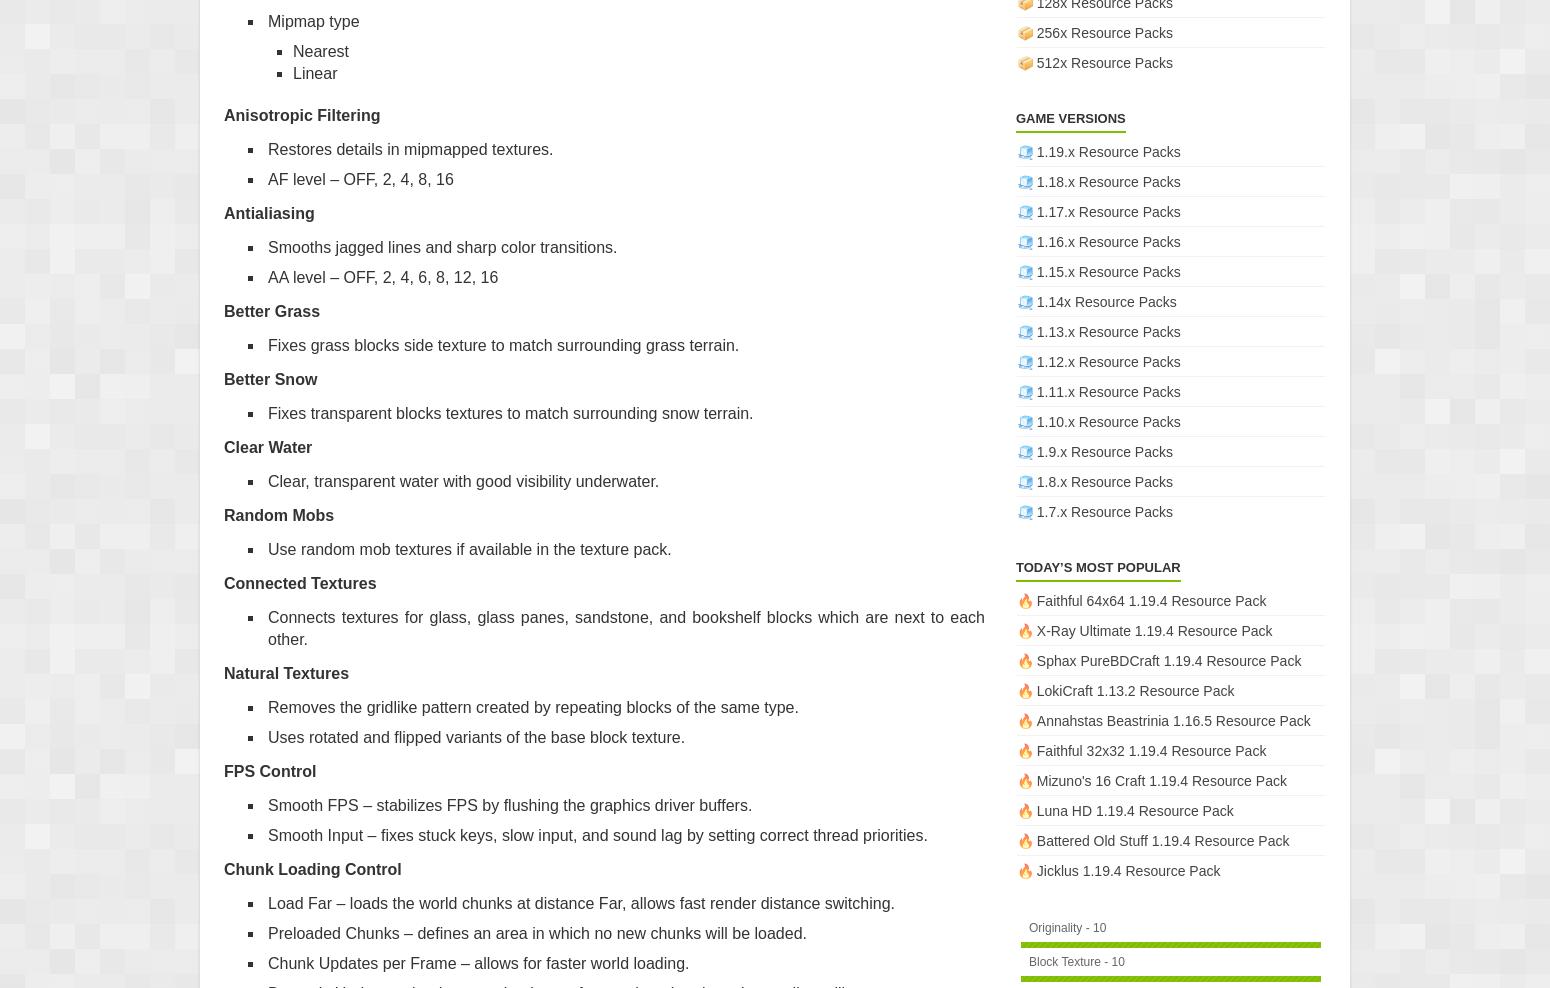  I want to click on '1.13.x Resource Packs', so click(1106, 331).